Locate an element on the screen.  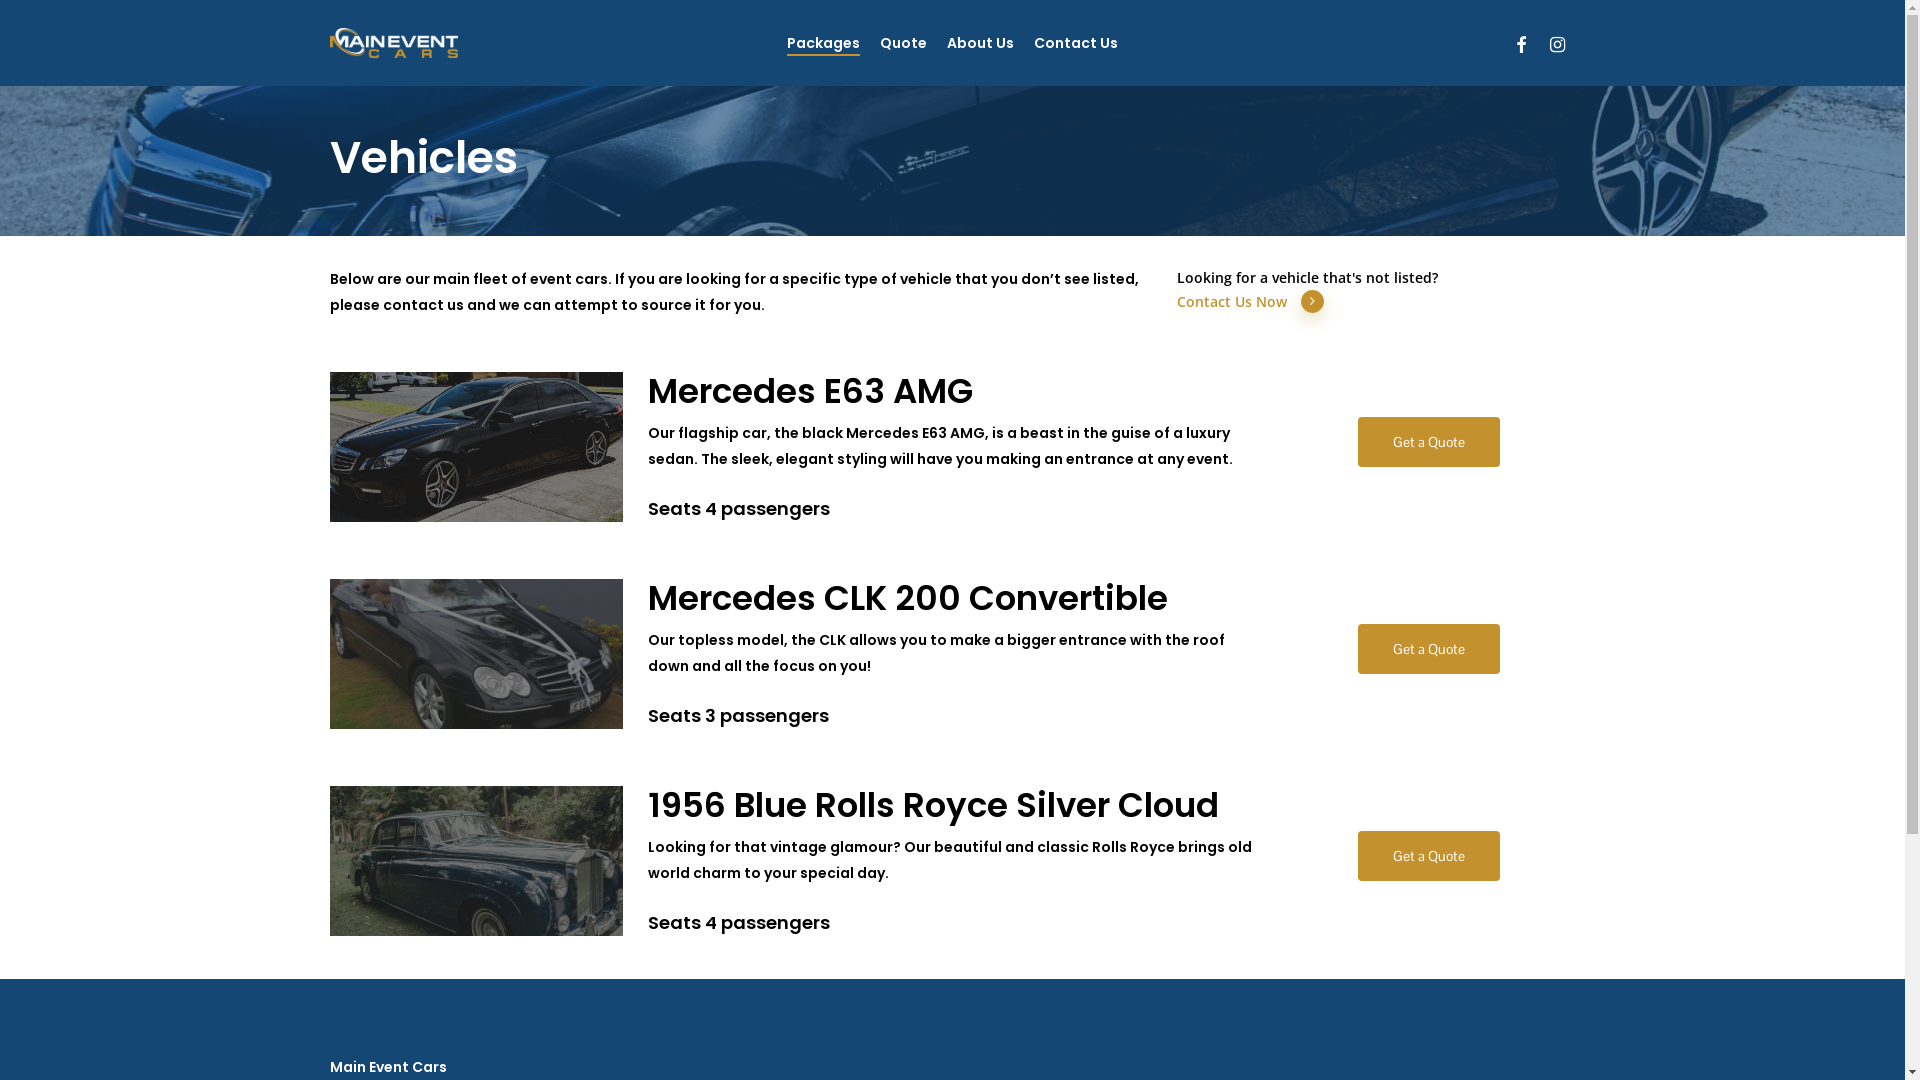
'instagram' is located at coordinates (1555, 42).